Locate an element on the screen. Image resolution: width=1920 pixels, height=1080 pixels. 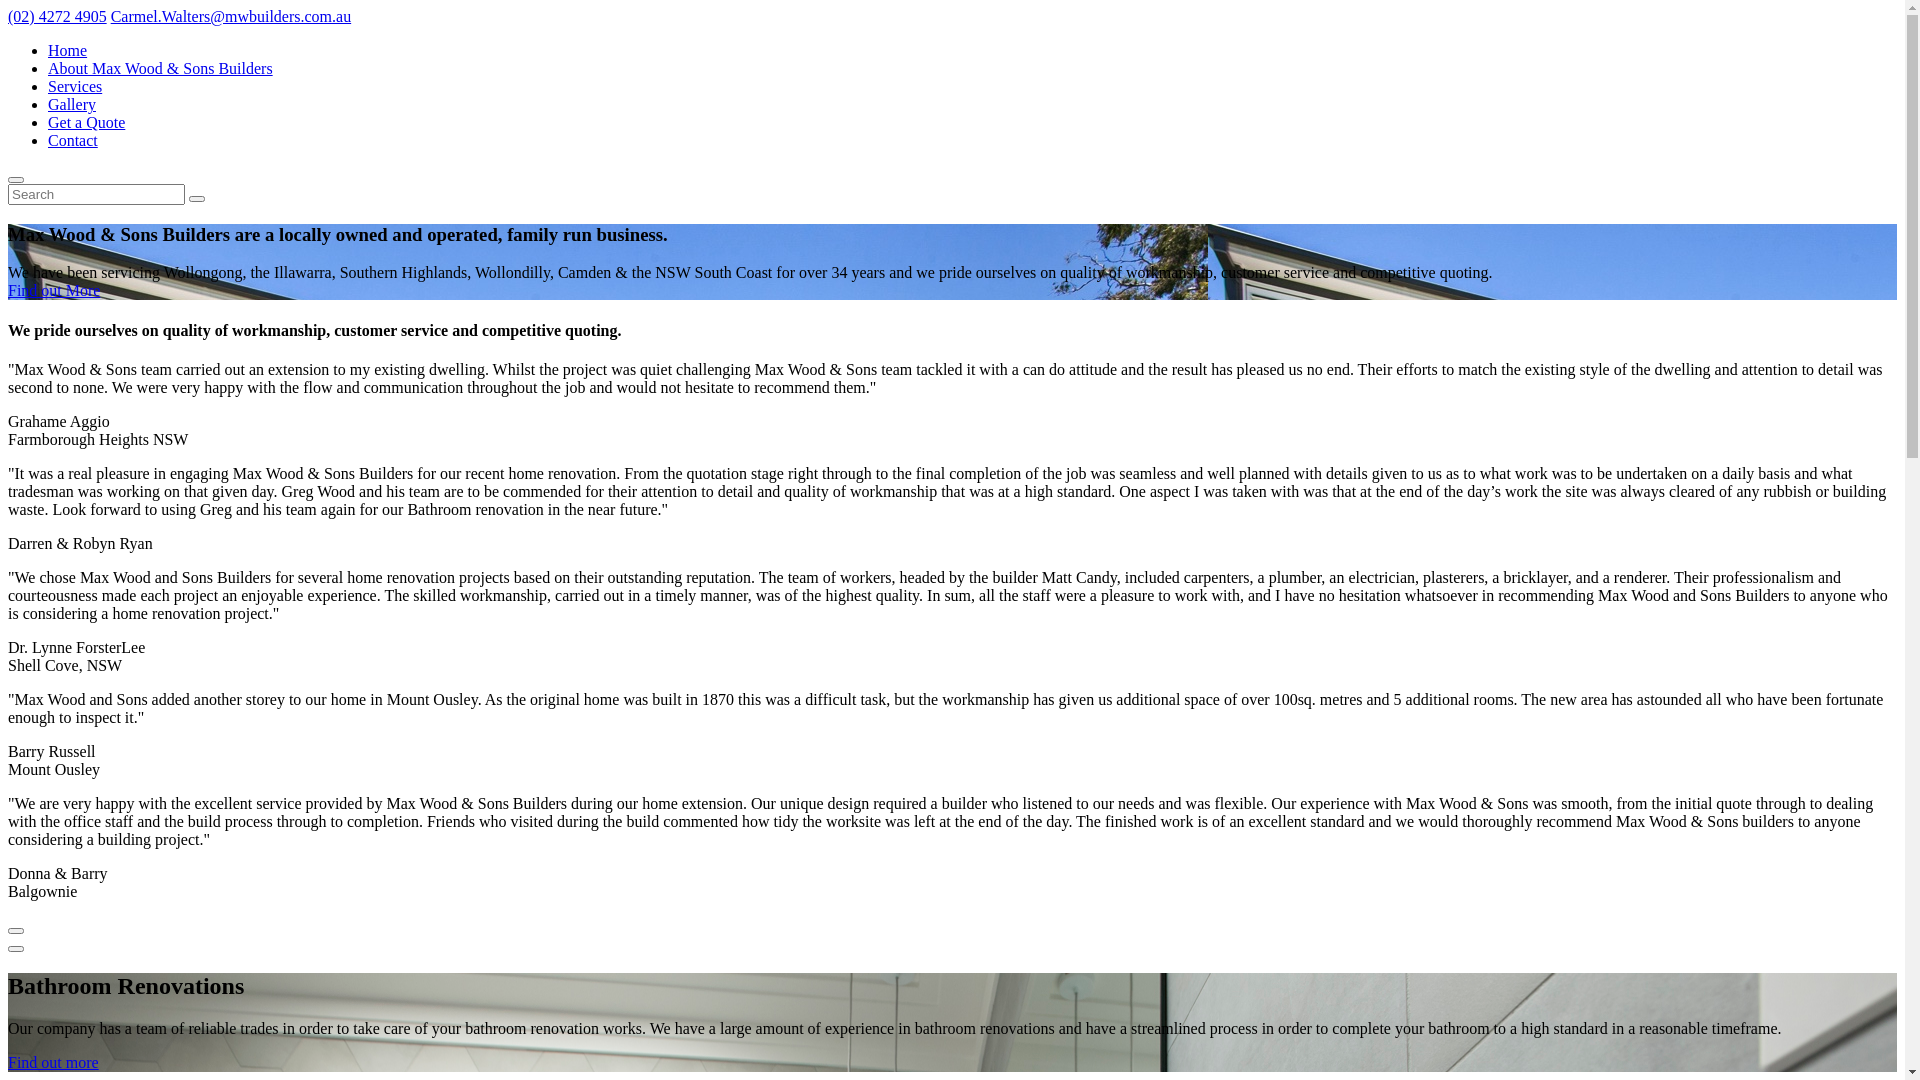
'Carmel.Walters@mwbuilders.com.au' is located at coordinates (231, 16).